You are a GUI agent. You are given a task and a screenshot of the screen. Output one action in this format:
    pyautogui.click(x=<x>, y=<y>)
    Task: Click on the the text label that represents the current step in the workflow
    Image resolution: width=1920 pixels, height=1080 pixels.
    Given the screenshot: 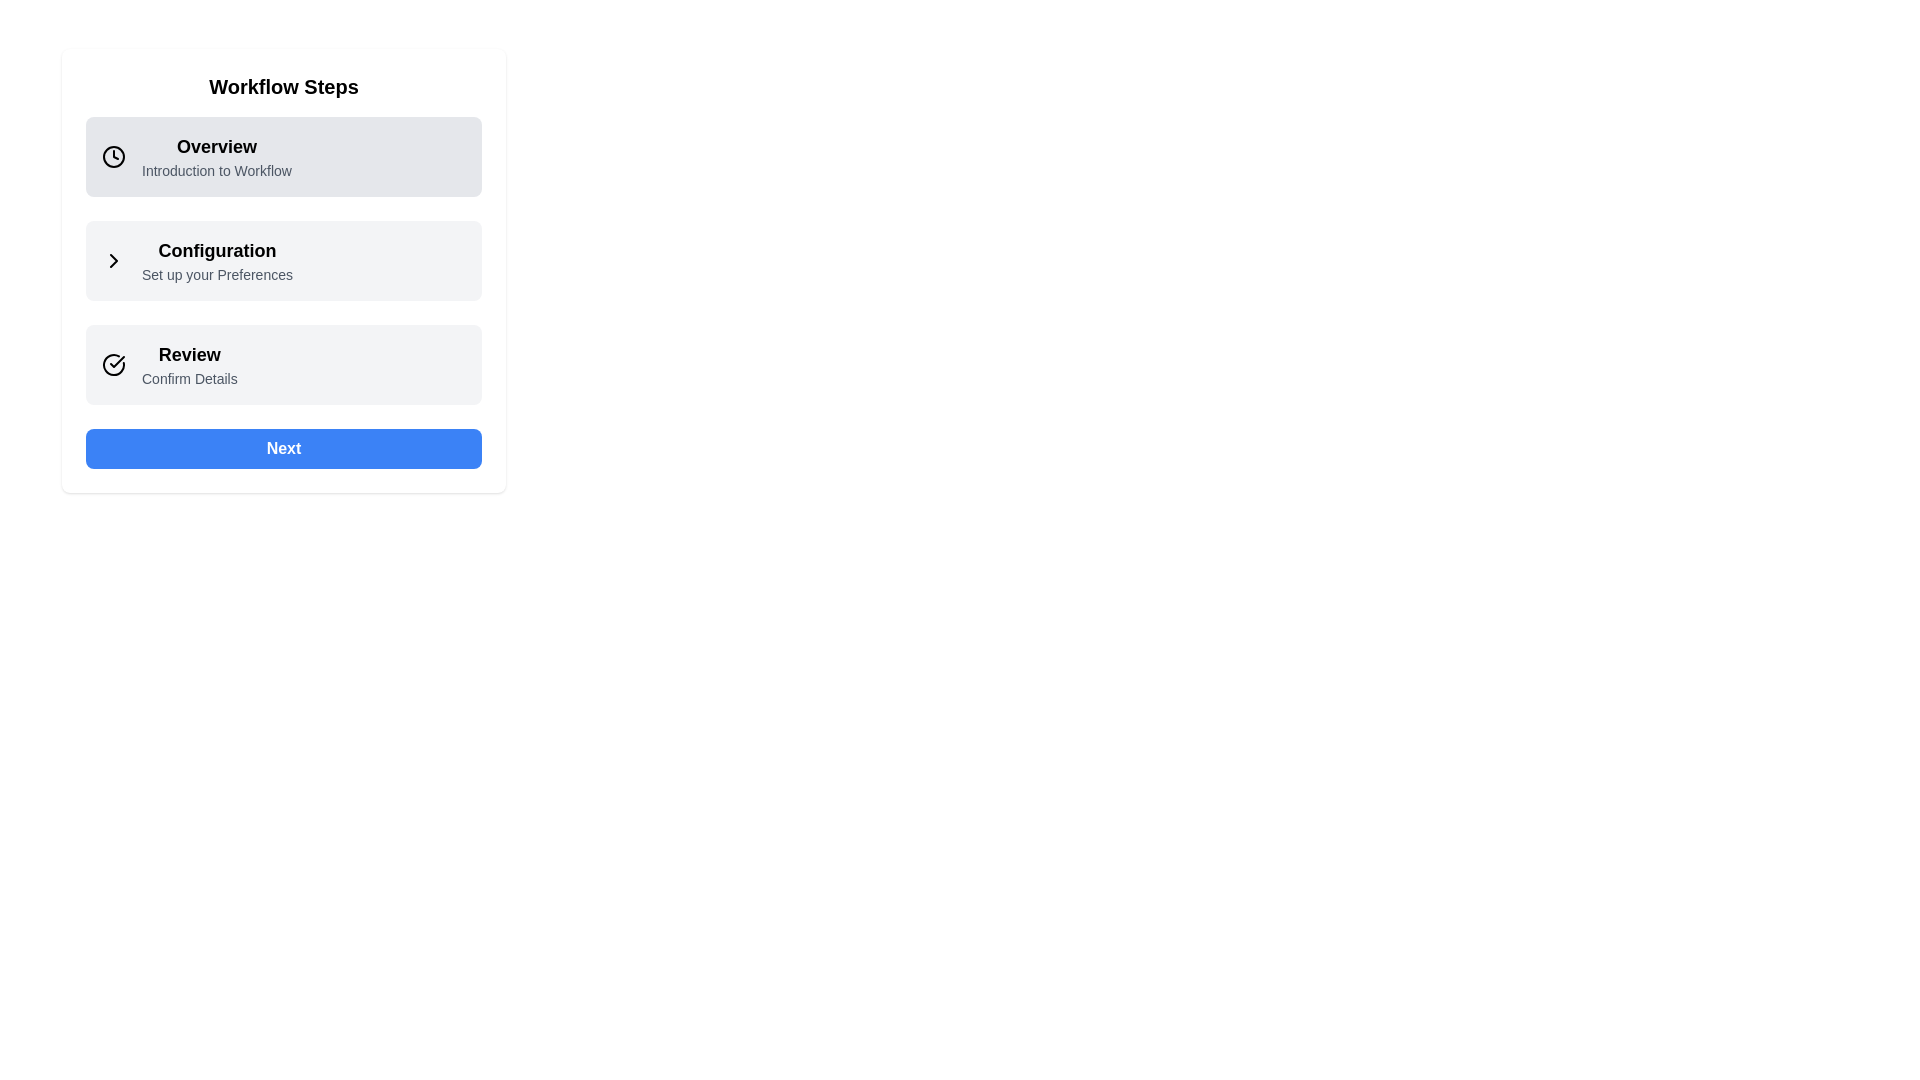 What is the action you would take?
    pyautogui.click(x=216, y=156)
    